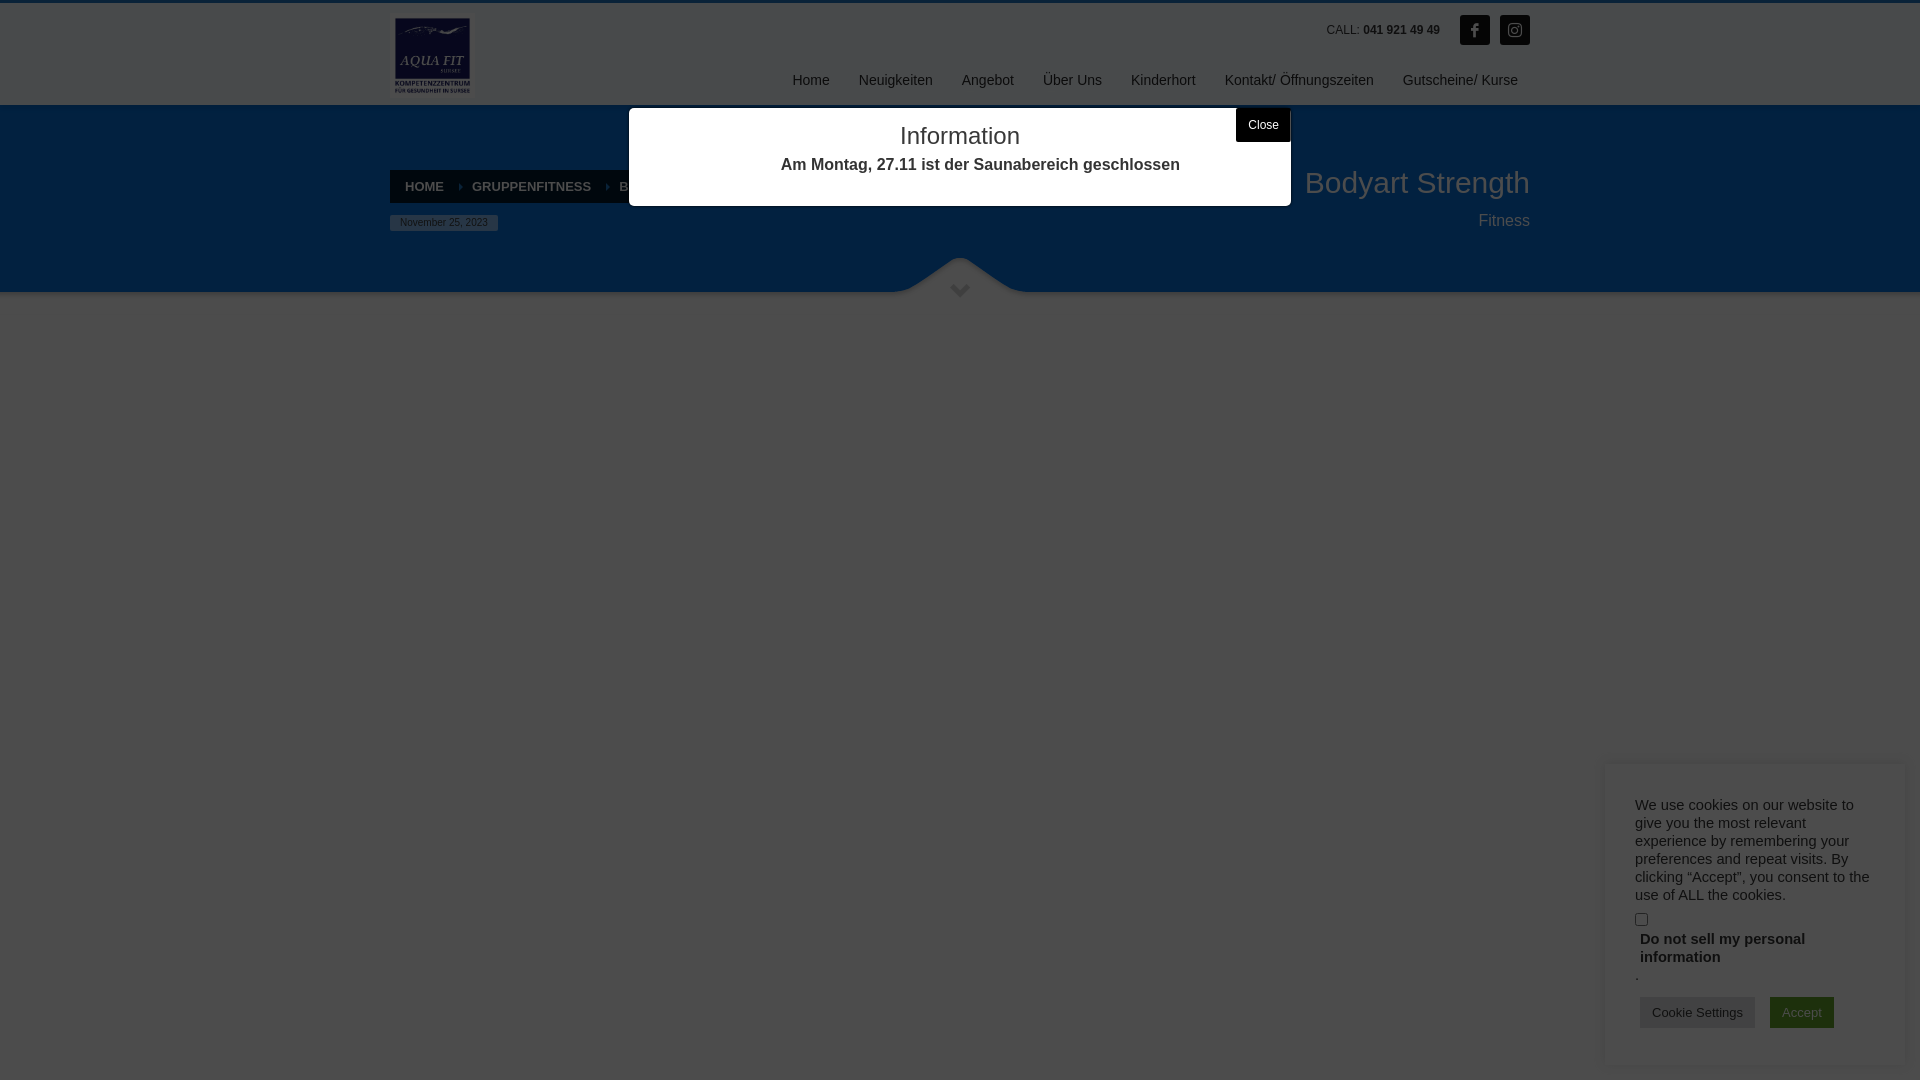  What do you see at coordinates (531, 186) in the screenshot?
I see `'GRUPPENFITNESS'` at bounding box center [531, 186].